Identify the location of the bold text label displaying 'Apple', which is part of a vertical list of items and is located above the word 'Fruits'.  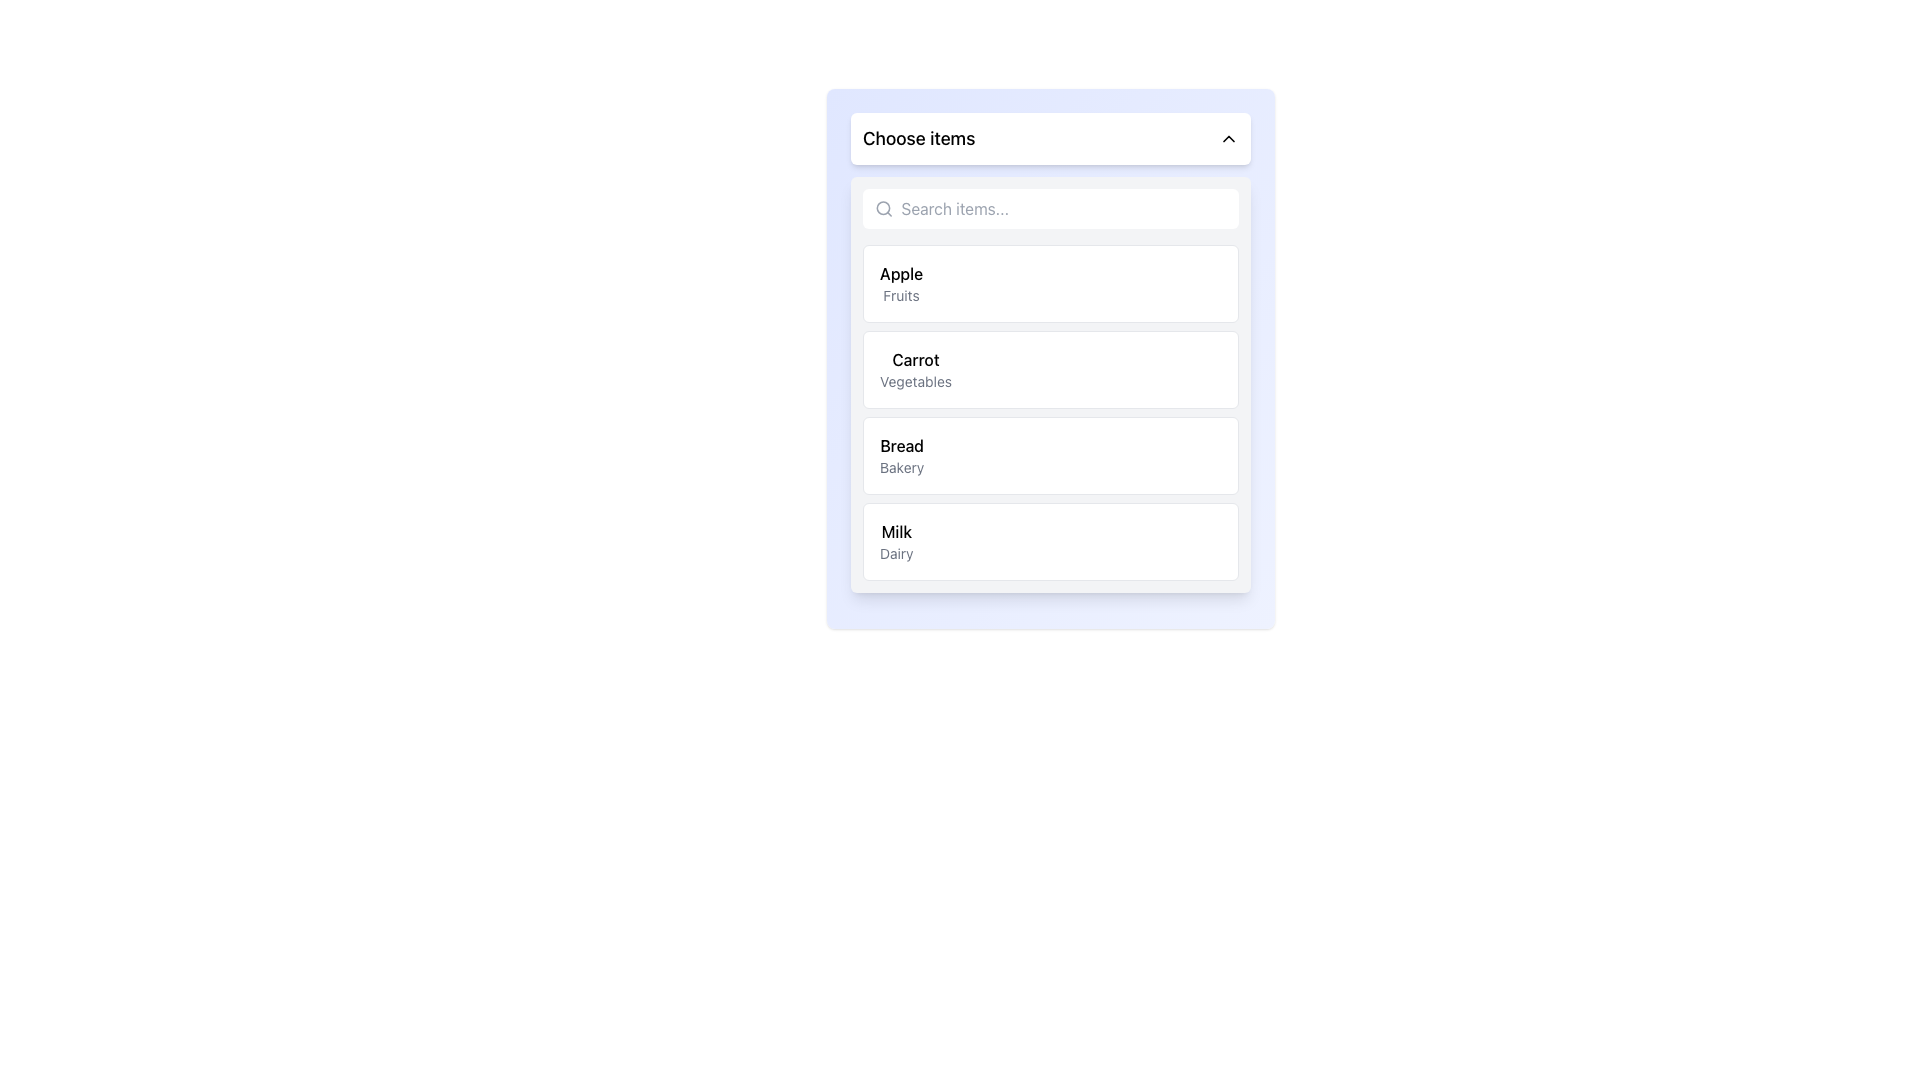
(900, 273).